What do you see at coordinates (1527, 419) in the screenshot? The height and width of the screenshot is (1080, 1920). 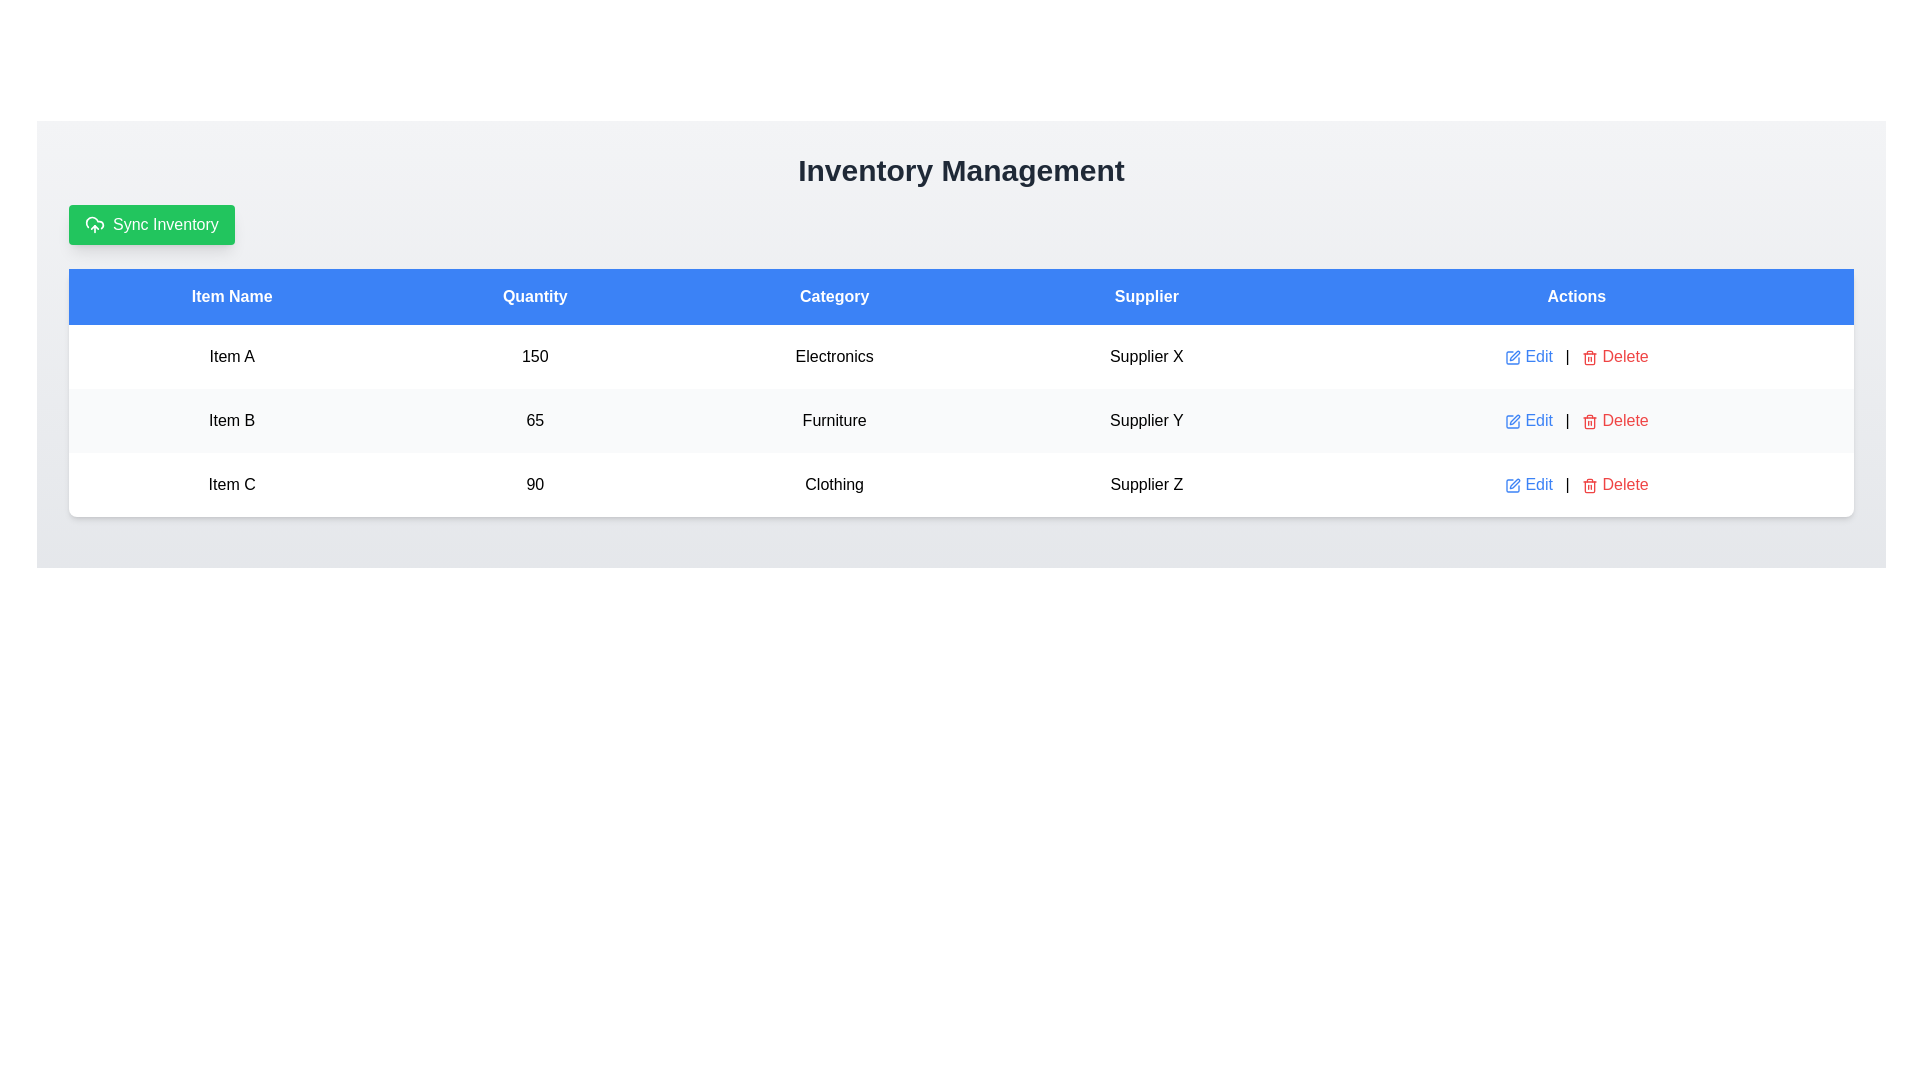 I see `the 'Edit' button in the 'Actions' column of the second row in the 'Inventory Management' table to initiate editing` at bounding box center [1527, 419].